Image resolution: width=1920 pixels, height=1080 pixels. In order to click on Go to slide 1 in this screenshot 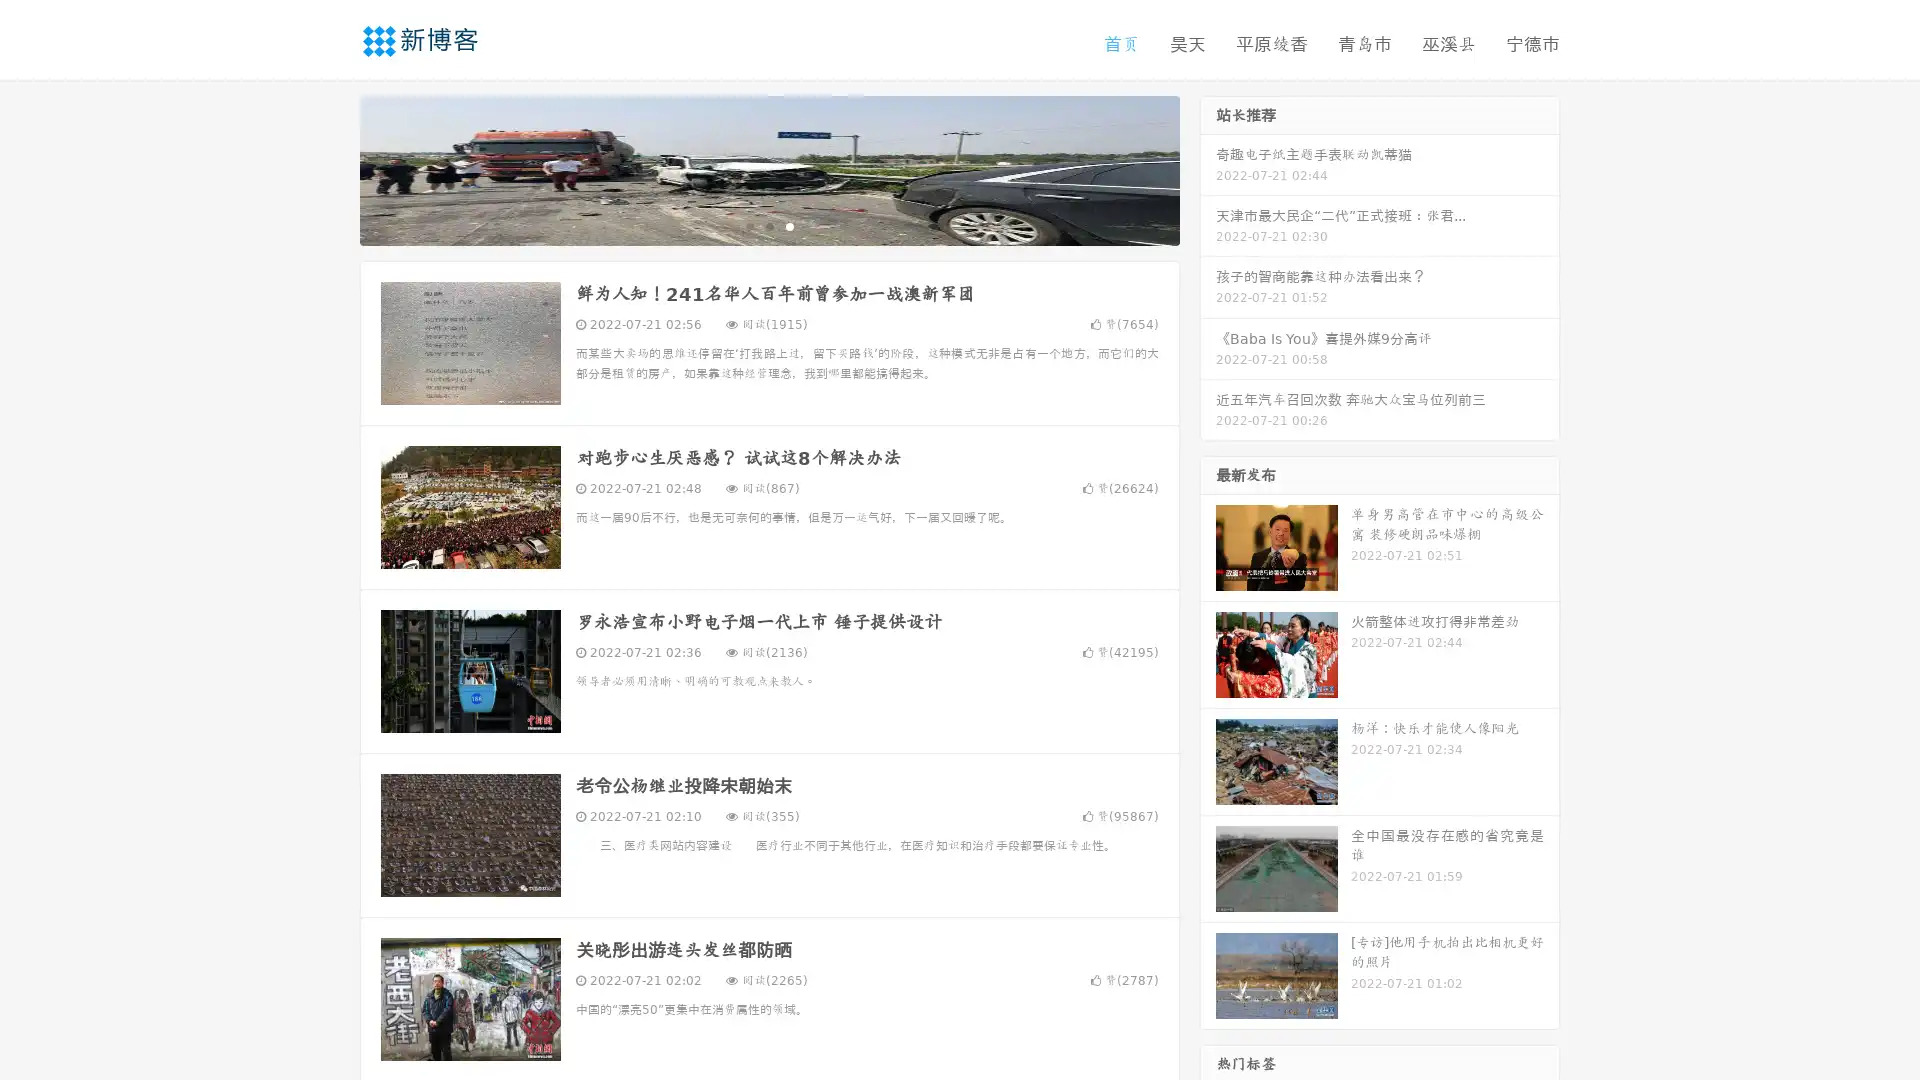, I will do `click(748, 225)`.